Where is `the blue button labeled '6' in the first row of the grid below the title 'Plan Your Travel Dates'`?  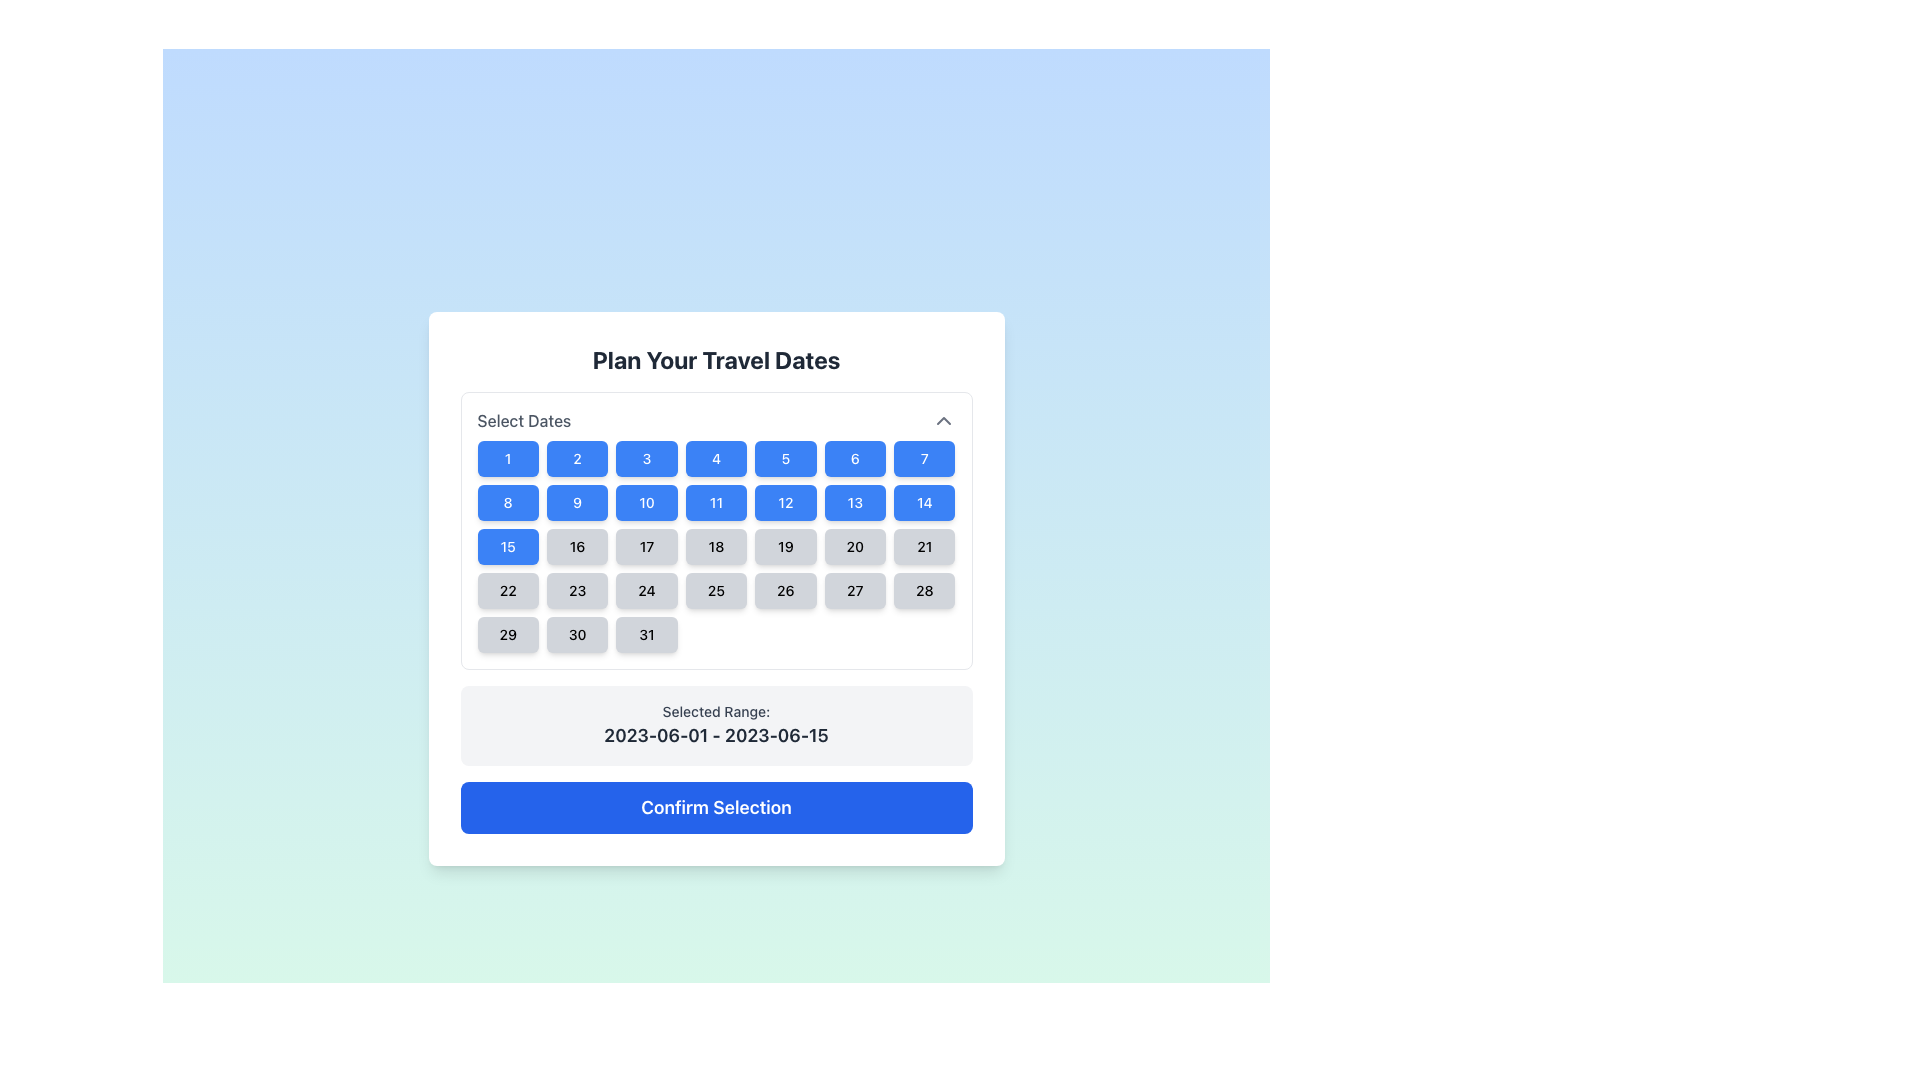 the blue button labeled '6' in the first row of the grid below the title 'Plan Your Travel Dates' is located at coordinates (855, 459).